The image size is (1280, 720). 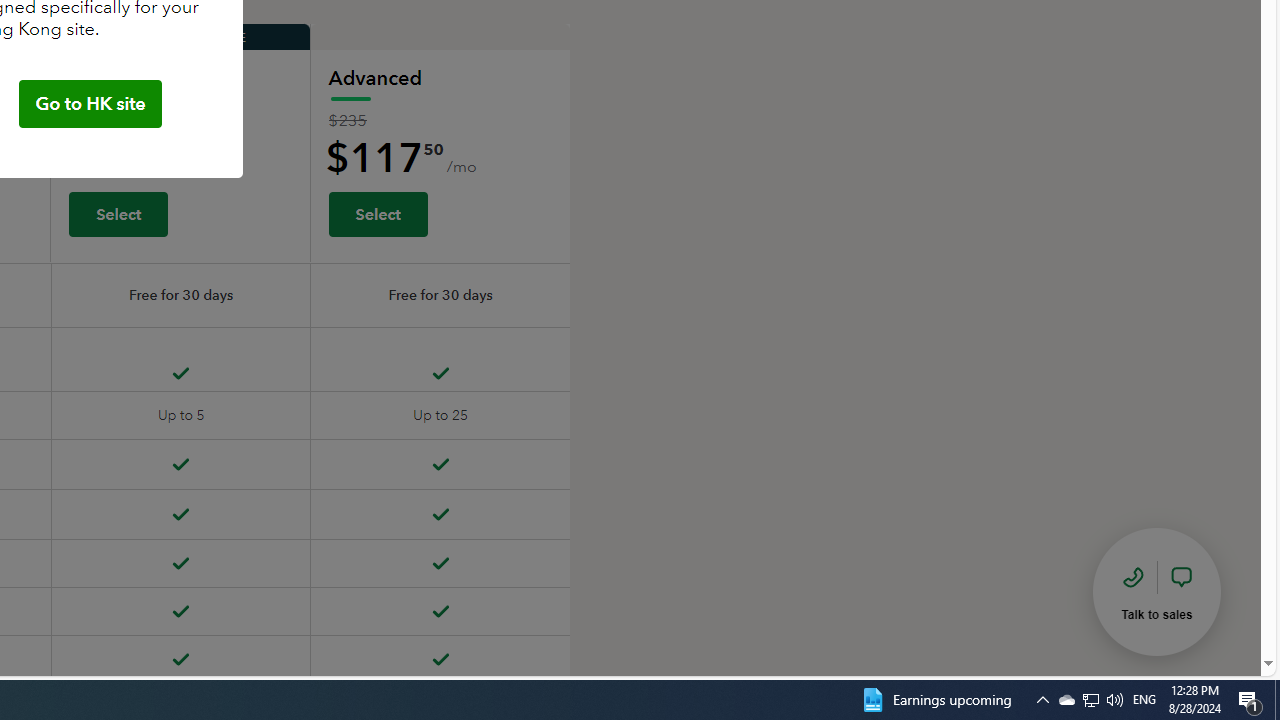 I want to click on 'Select advanced', so click(x=377, y=213).